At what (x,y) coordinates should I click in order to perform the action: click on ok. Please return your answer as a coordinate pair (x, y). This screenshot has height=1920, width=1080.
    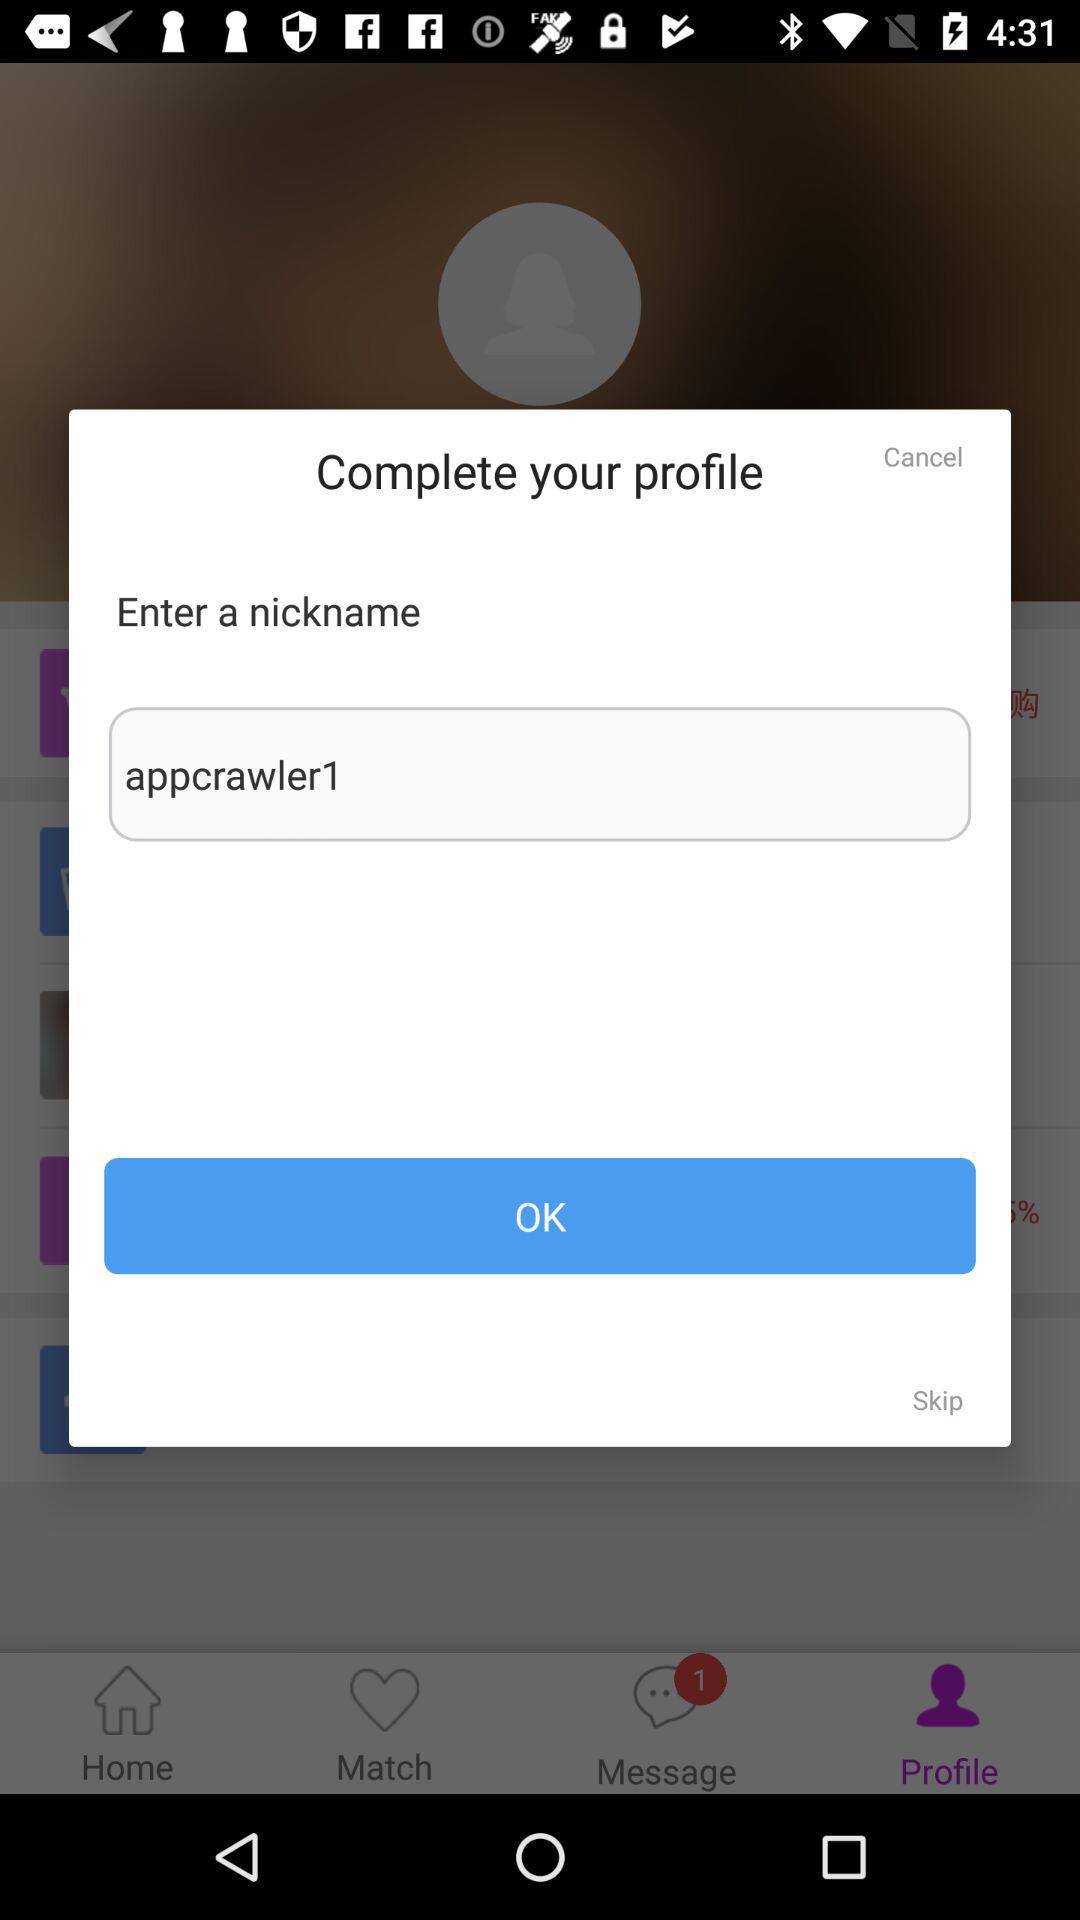
    Looking at the image, I should click on (540, 1215).